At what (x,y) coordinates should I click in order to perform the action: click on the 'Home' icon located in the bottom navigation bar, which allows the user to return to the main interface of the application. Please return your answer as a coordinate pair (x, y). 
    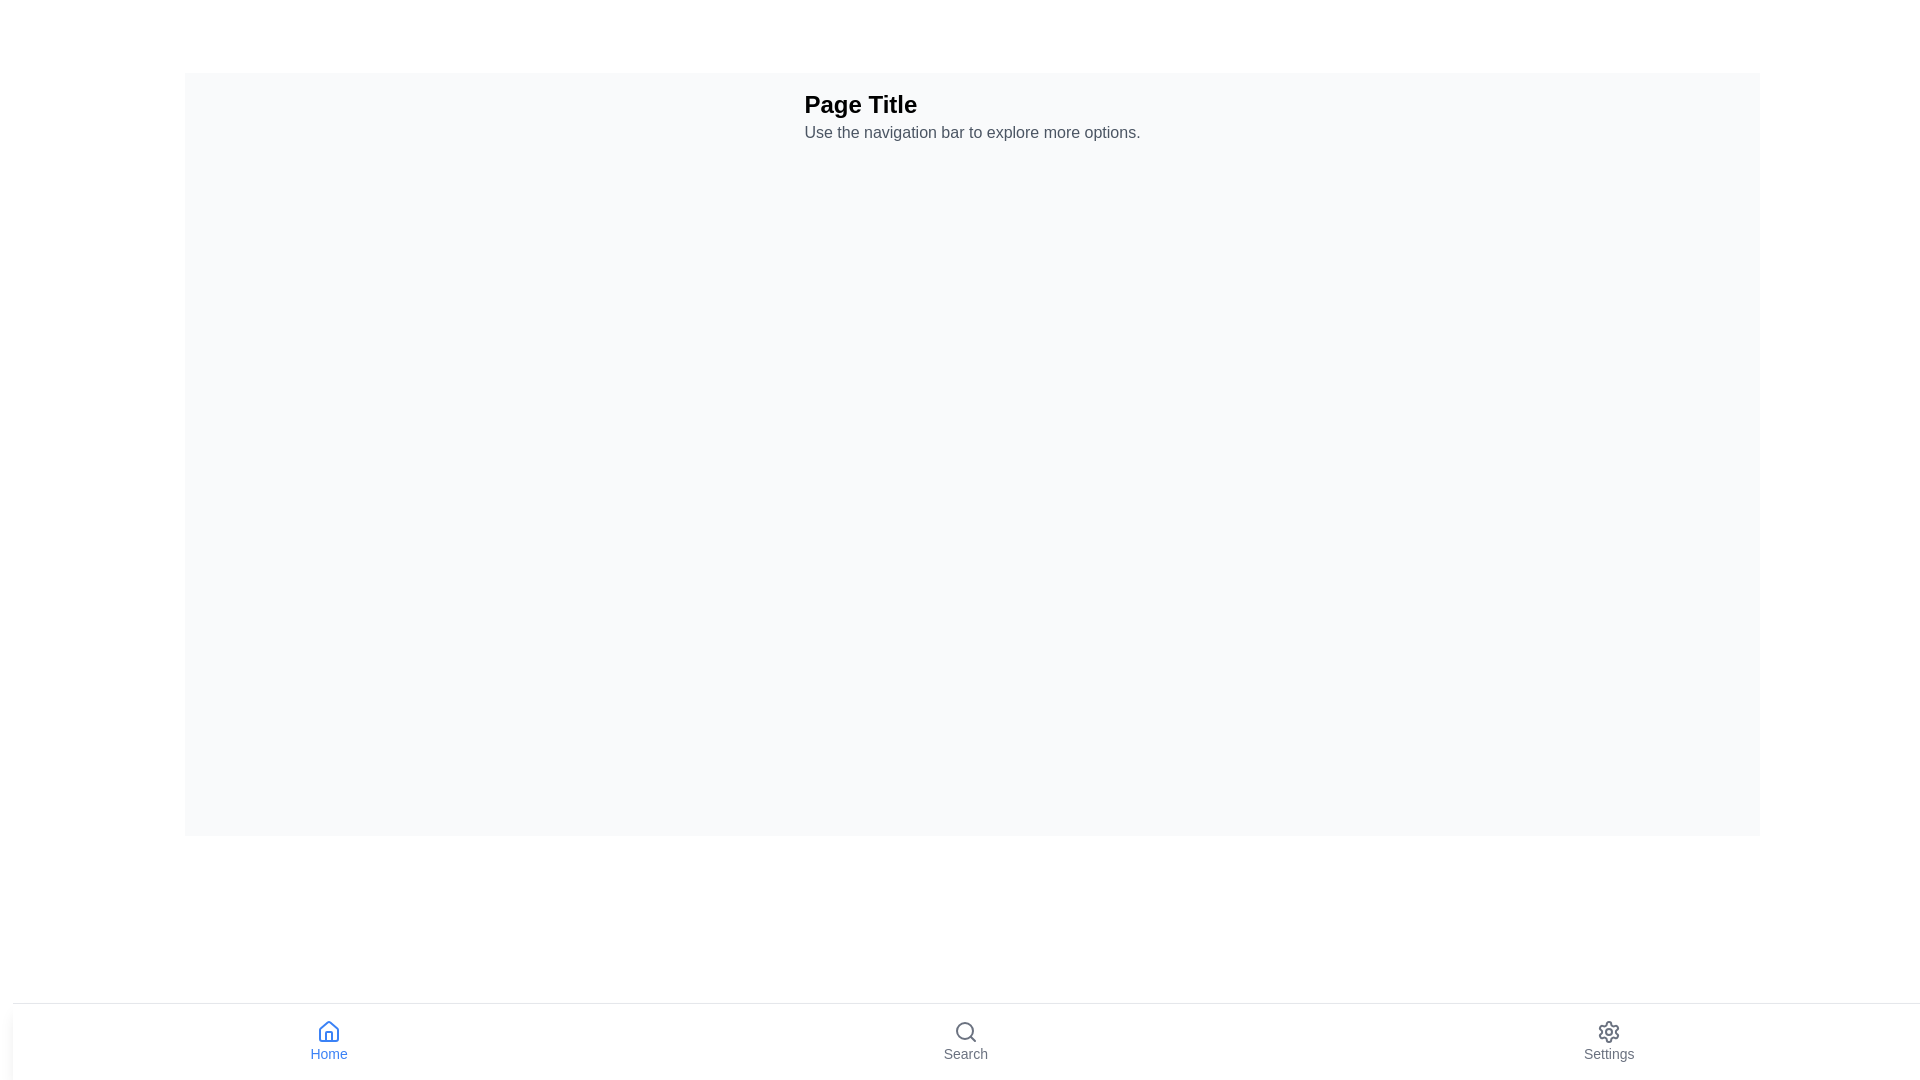
    Looking at the image, I should click on (329, 1032).